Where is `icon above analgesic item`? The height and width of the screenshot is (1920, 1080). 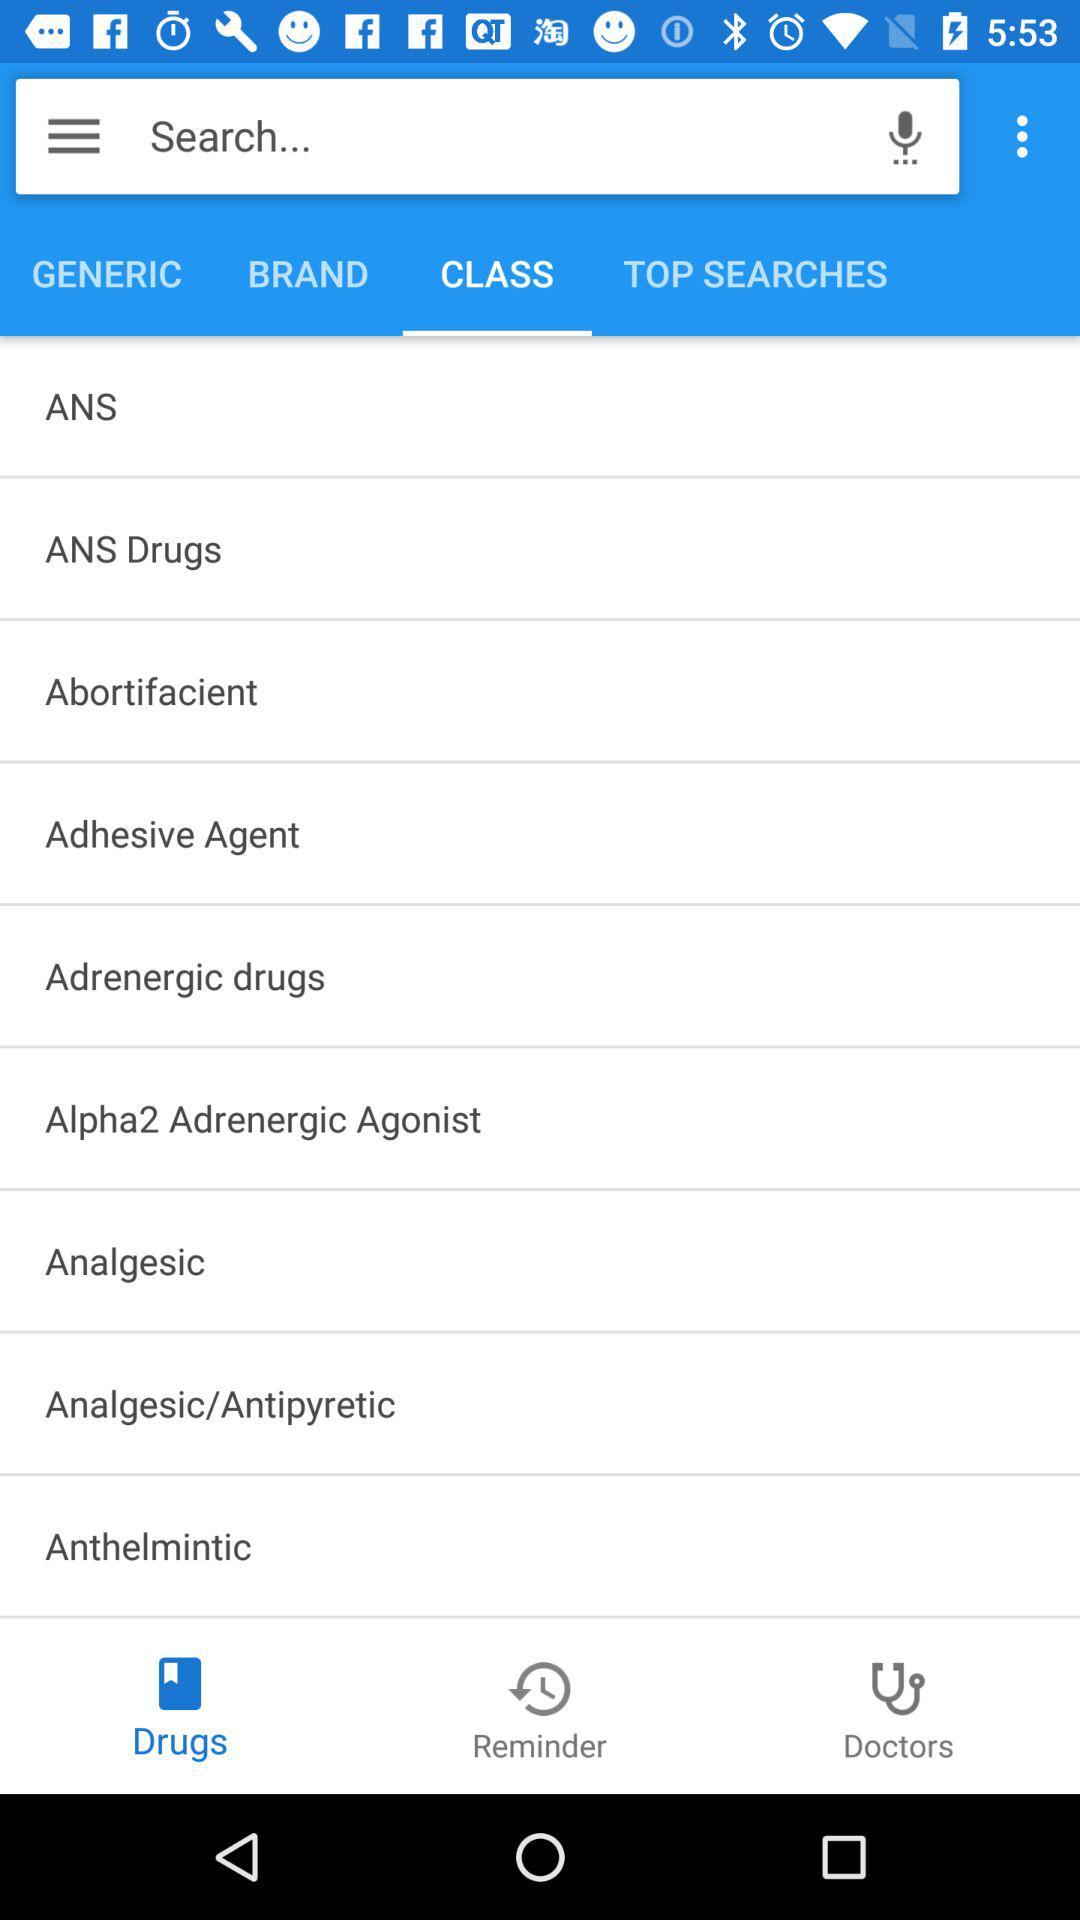 icon above analgesic item is located at coordinates (540, 1117).